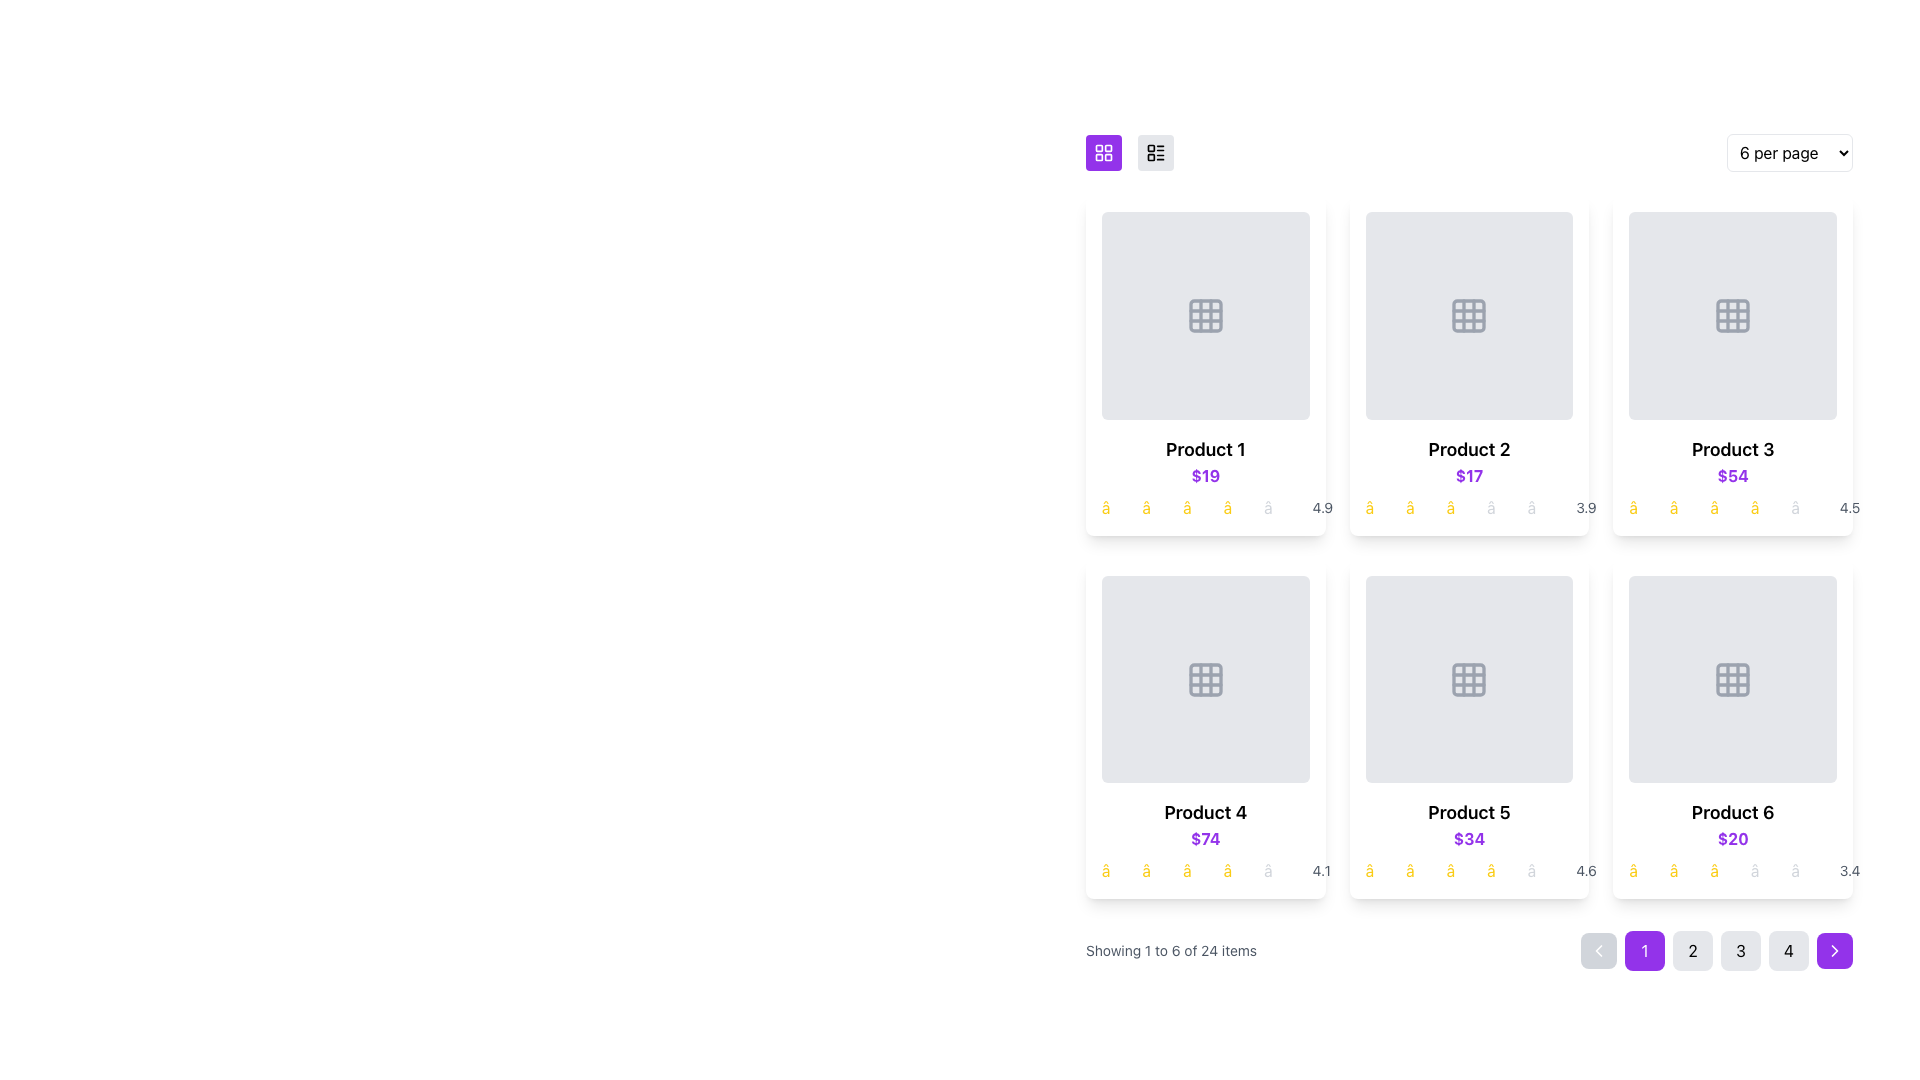  Describe the element at coordinates (1732, 678) in the screenshot. I see `the central square of the 3x3 icon grid that is part of the 'Product 6' interface, which is styled in a gray tone and has slightly rounded corners` at that location.